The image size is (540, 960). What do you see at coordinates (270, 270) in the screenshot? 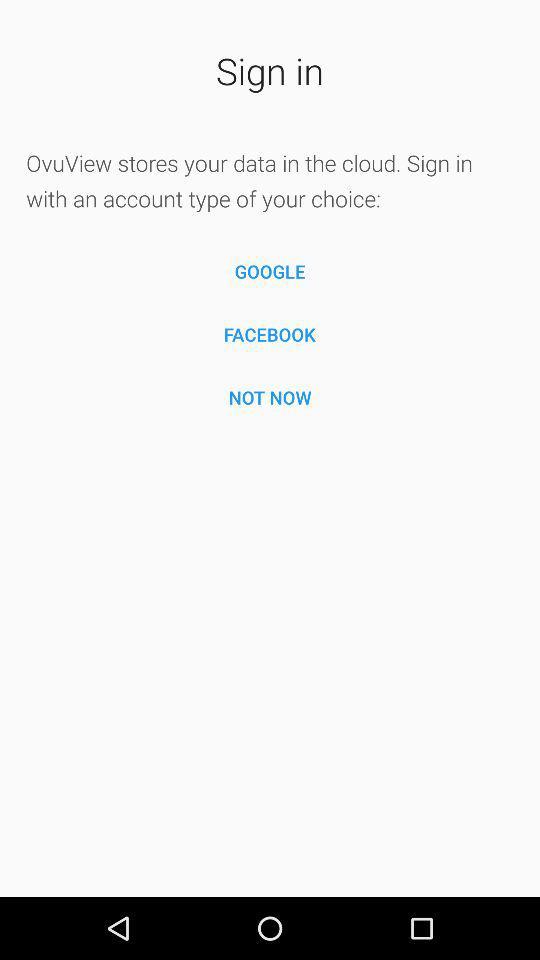
I see `google icon` at bounding box center [270, 270].